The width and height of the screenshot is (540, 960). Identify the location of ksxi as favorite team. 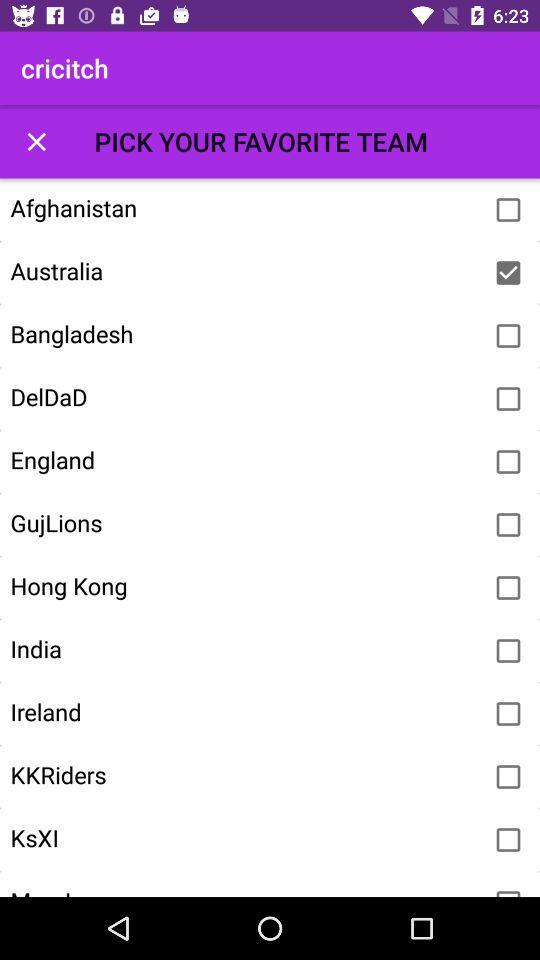
(508, 840).